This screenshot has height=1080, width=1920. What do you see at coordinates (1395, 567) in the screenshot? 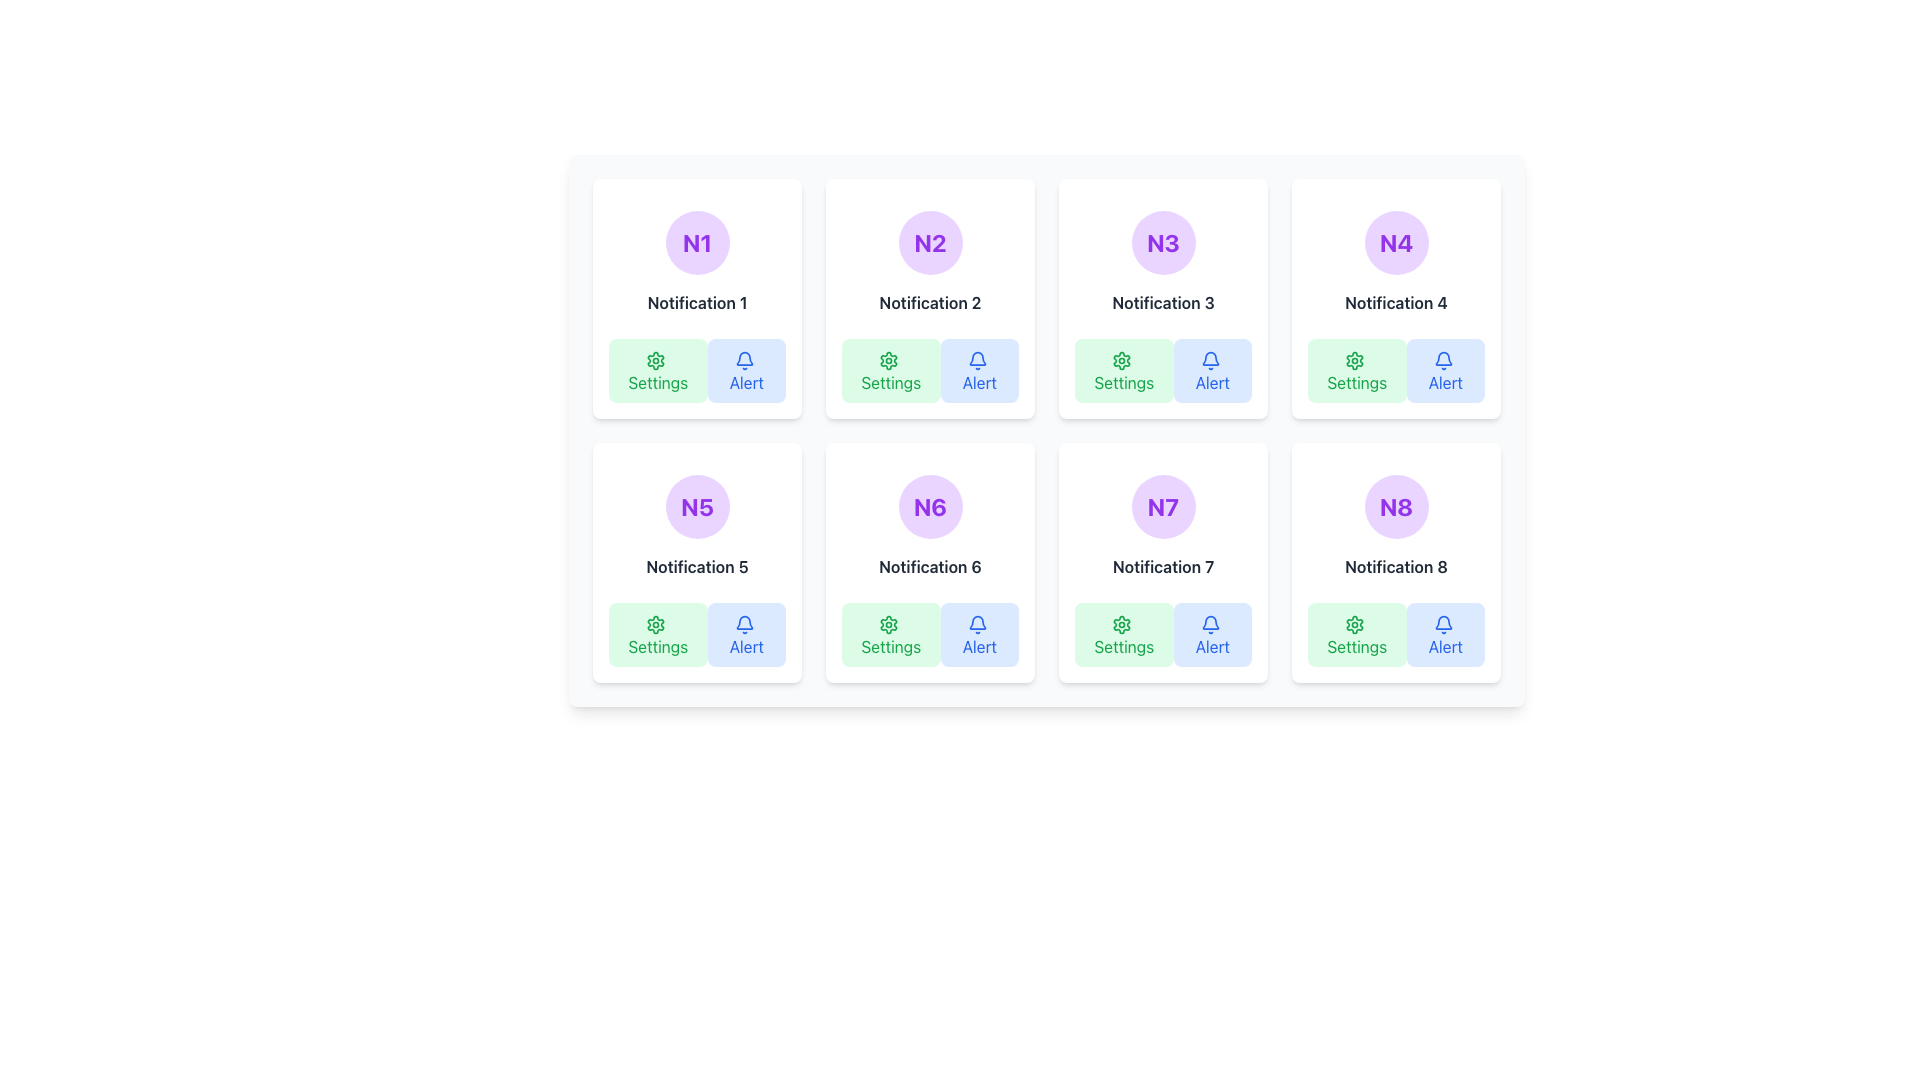
I see `the 'Notification 8' text label, which is styled with a bold font and dark gray color, located at the bottom of the eighth card in the grid layout` at bounding box center [1395, 567].